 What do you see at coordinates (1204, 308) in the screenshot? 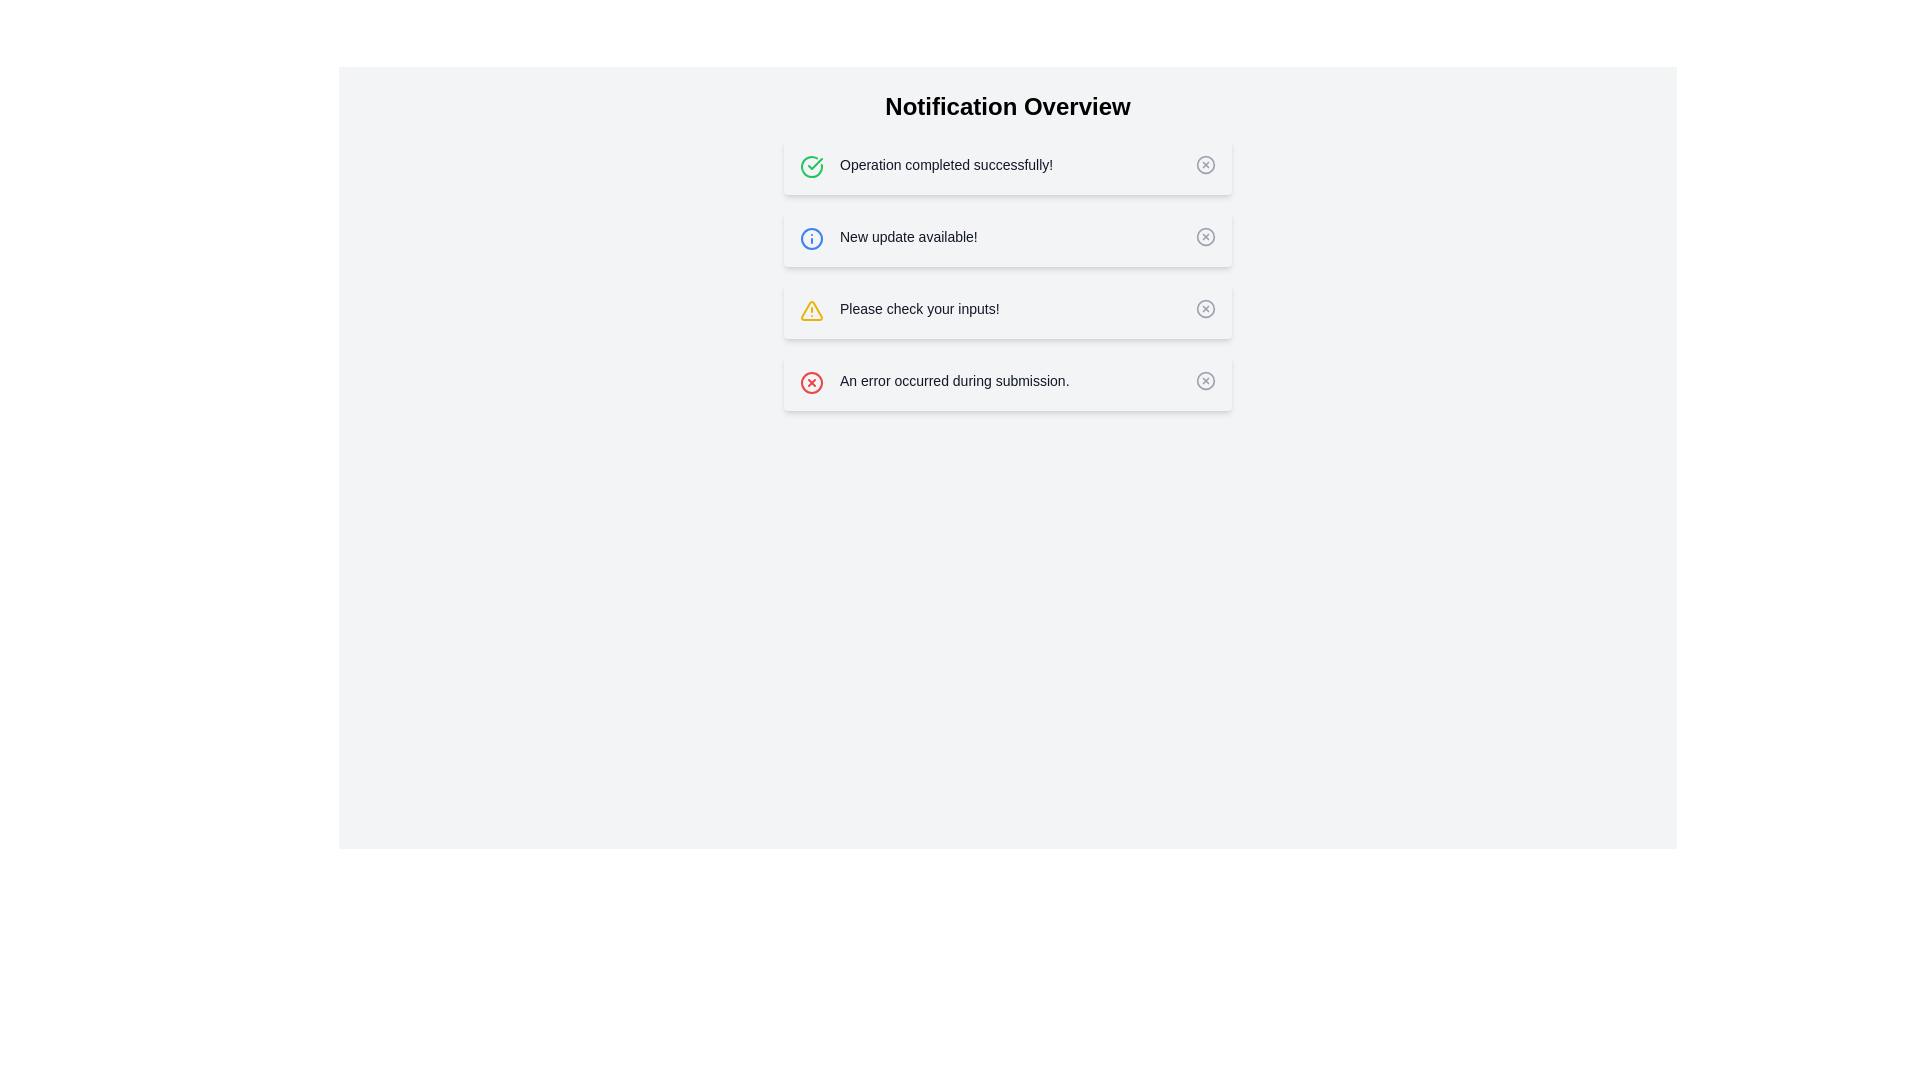
I see `the close button located in the third notification item displaying 'Please check your inputs!'` at bounding box center [1204, 308].